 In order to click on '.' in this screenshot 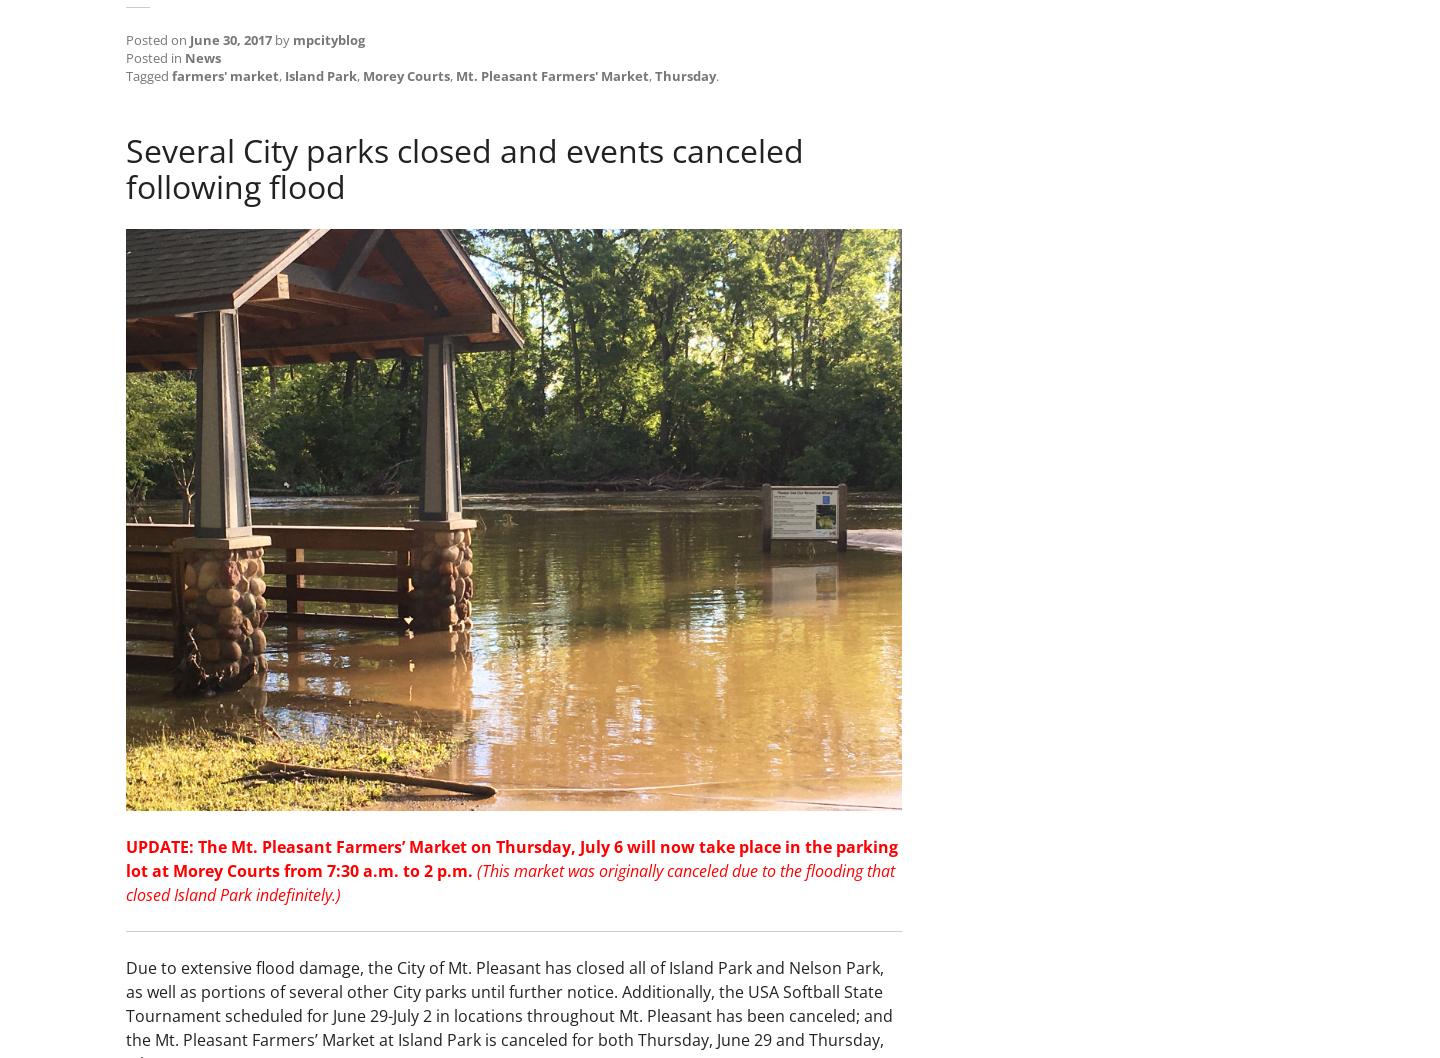, I will do `click(717, 75)`.